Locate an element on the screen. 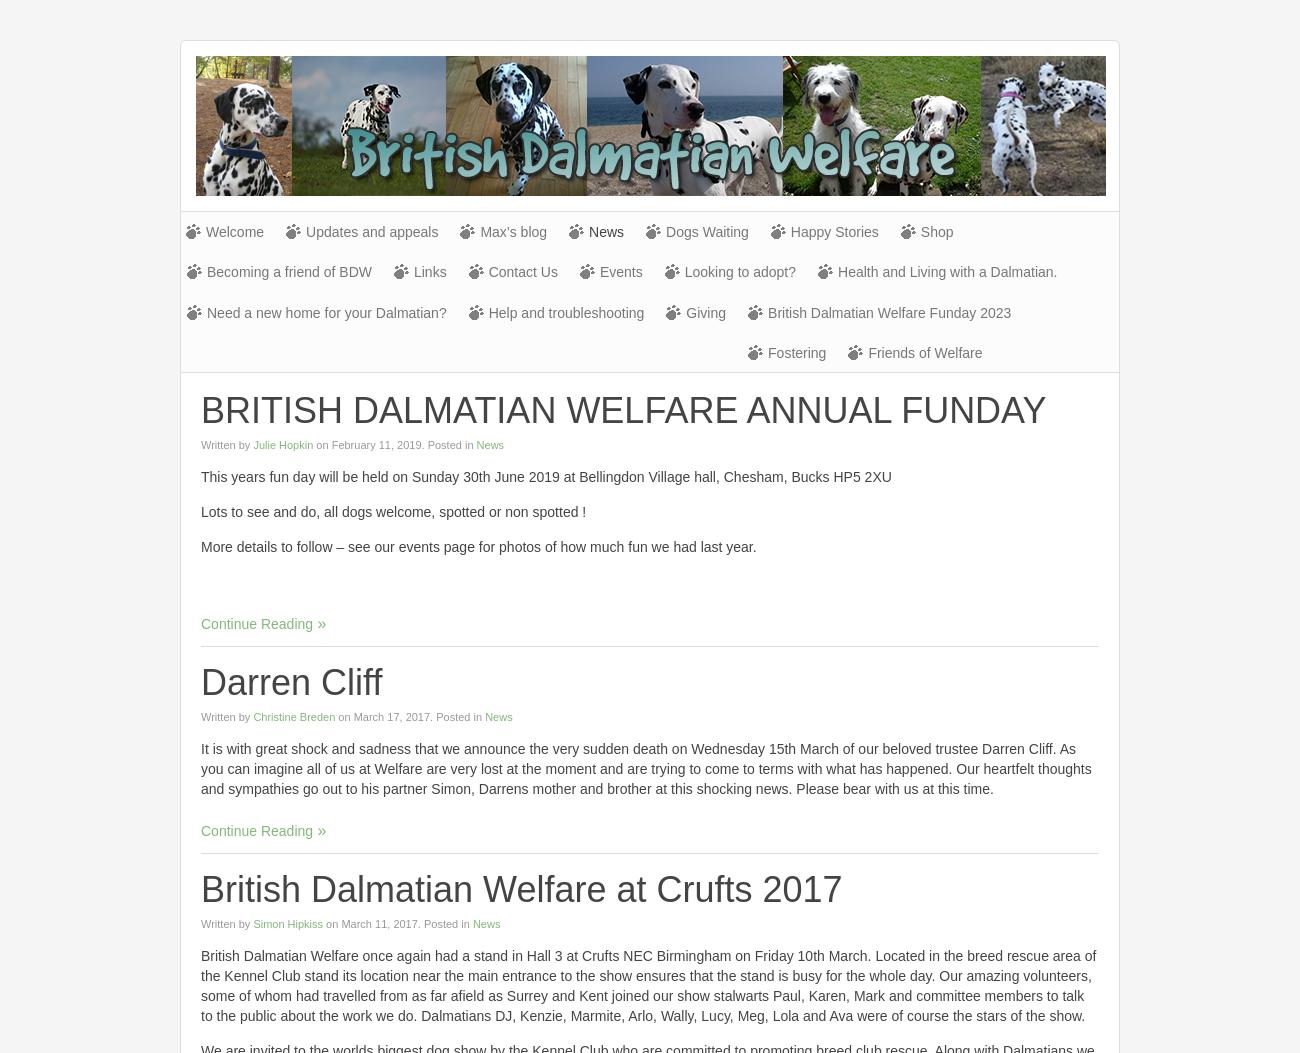  'Shop' is located at coordinates (936, 231).